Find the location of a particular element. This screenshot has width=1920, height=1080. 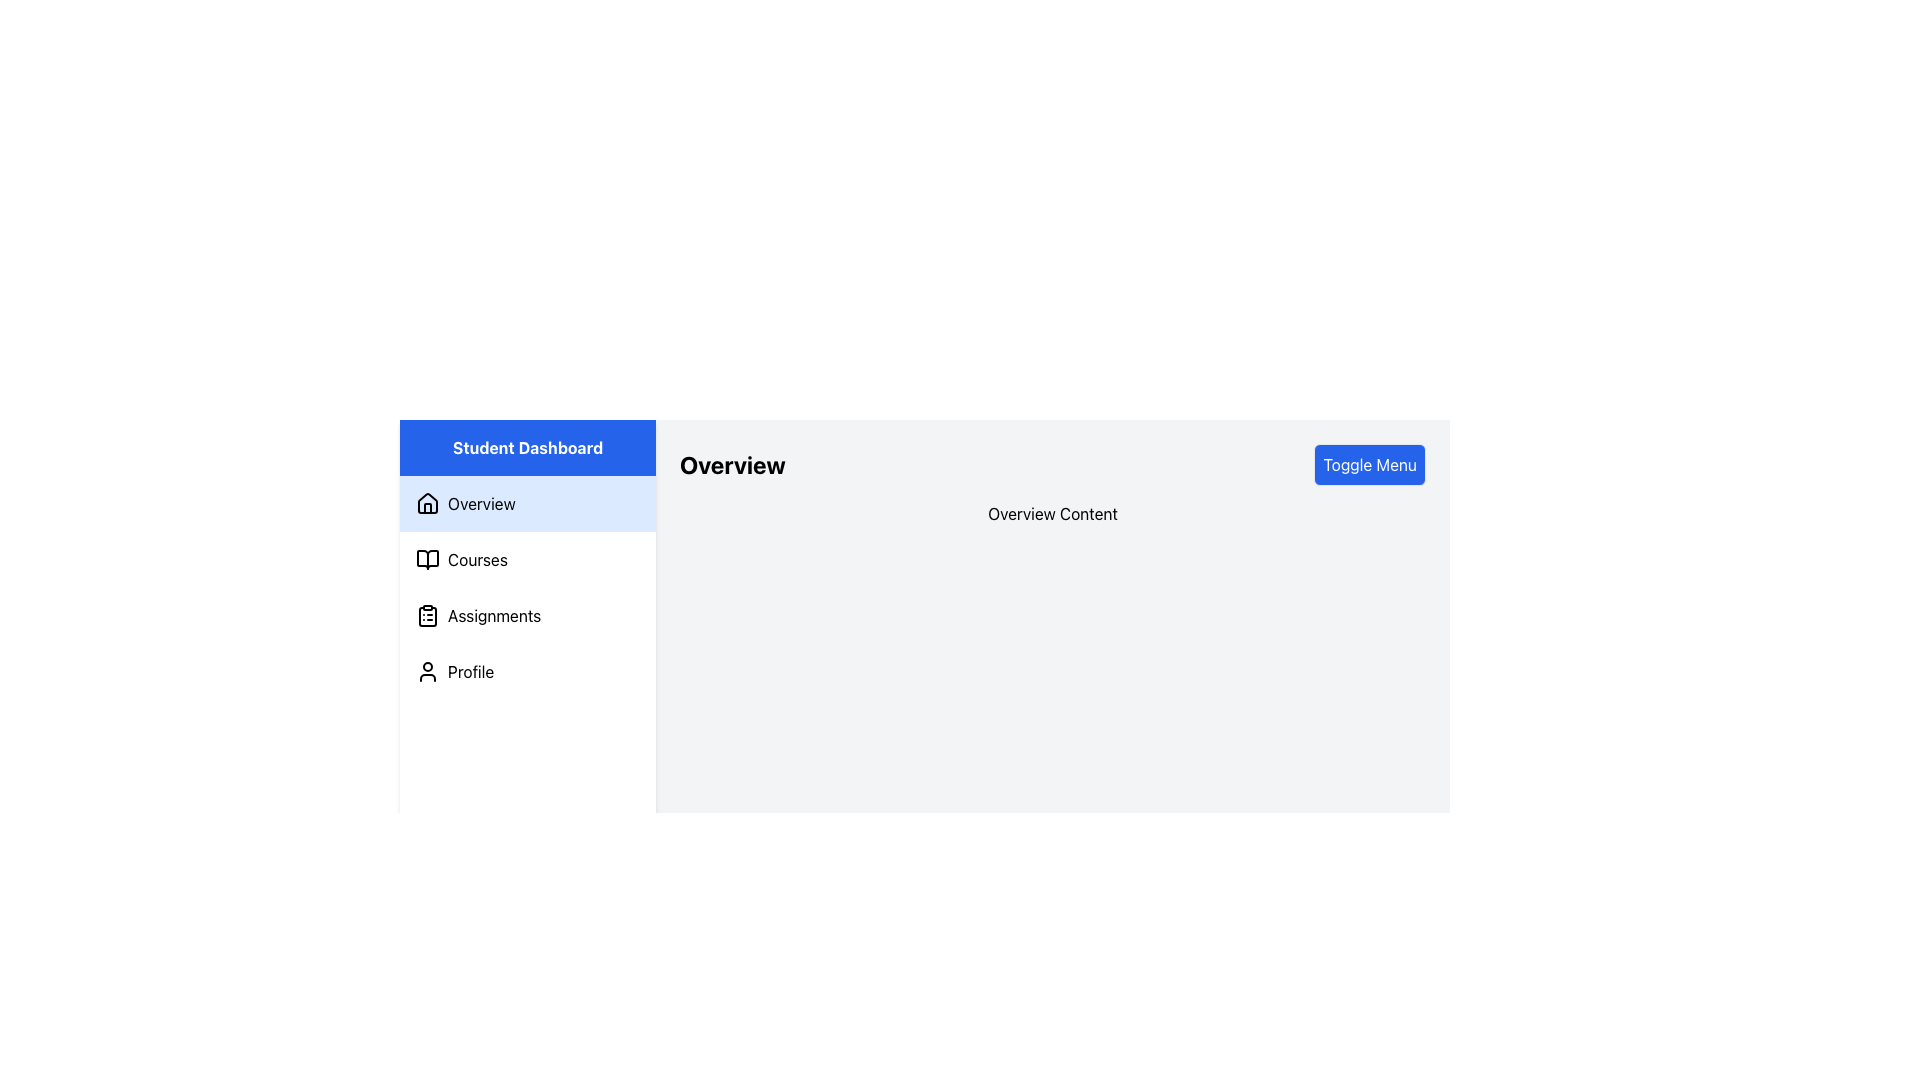

the stylized house icon in the sidebar menu, which is part of the 'Overview' graphical icon and located in the top section of the vertical list of options is located at coordinates (426, 501).